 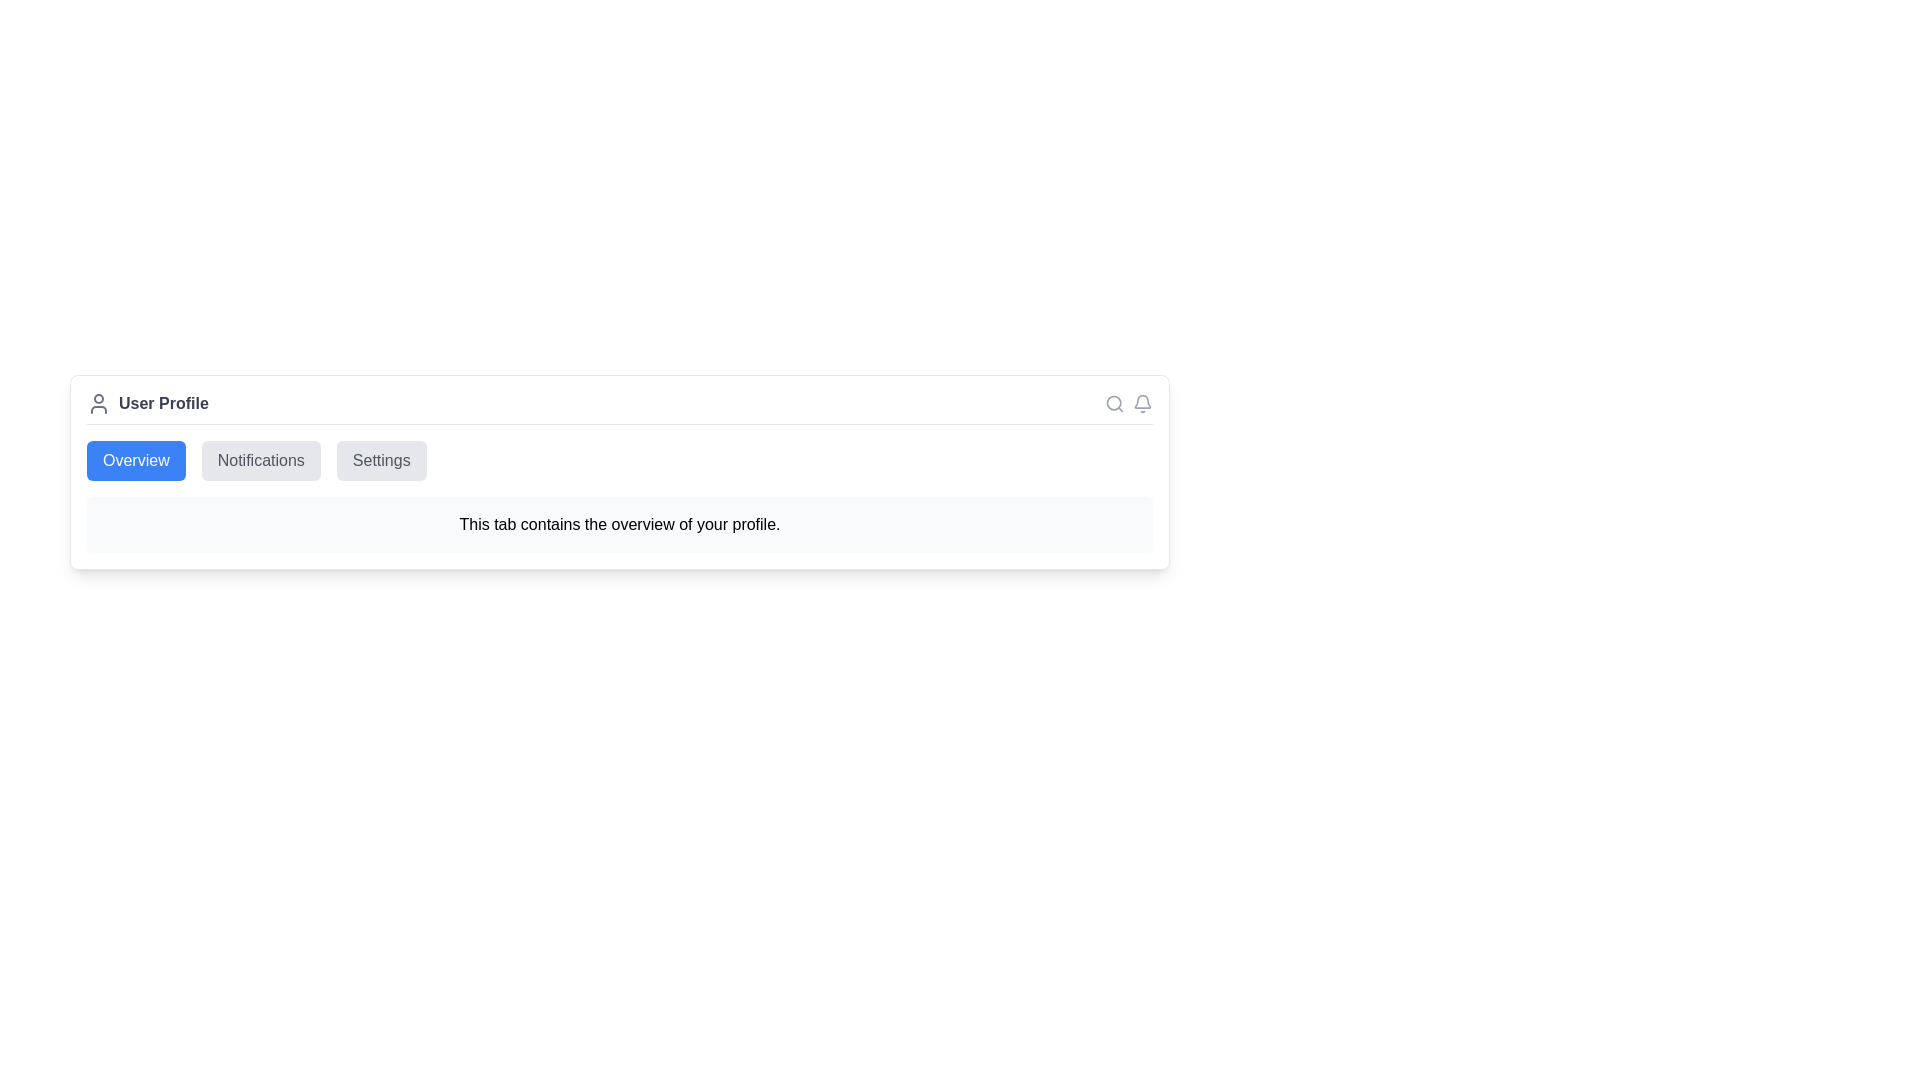 I want to click on the Notifications tab to navigate to it, so click(x=259, y=461).